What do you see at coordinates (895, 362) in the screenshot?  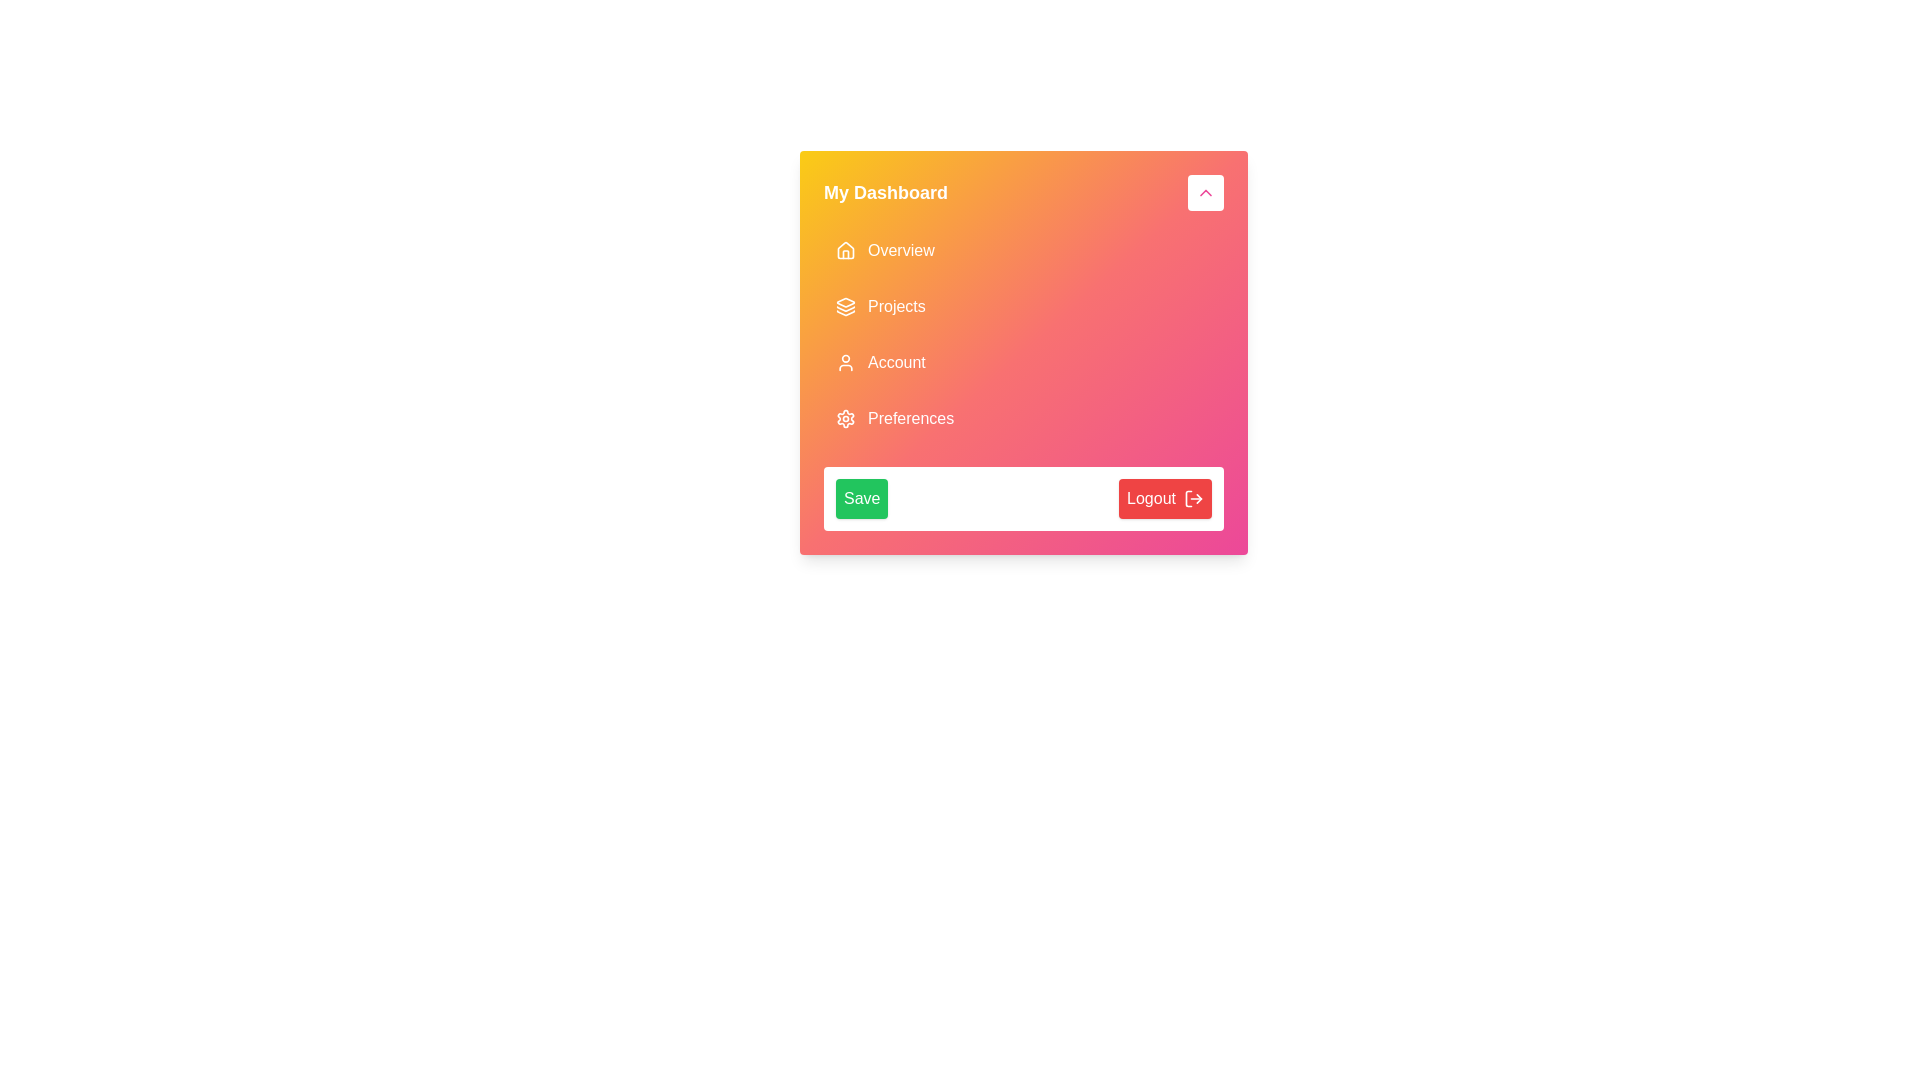 I see `'Account' text label, which is displayed in white font against an orange gradient background, positioned as the third item in the vertical navigation menu on the left side of the interface` at bounding box center [895, 362].